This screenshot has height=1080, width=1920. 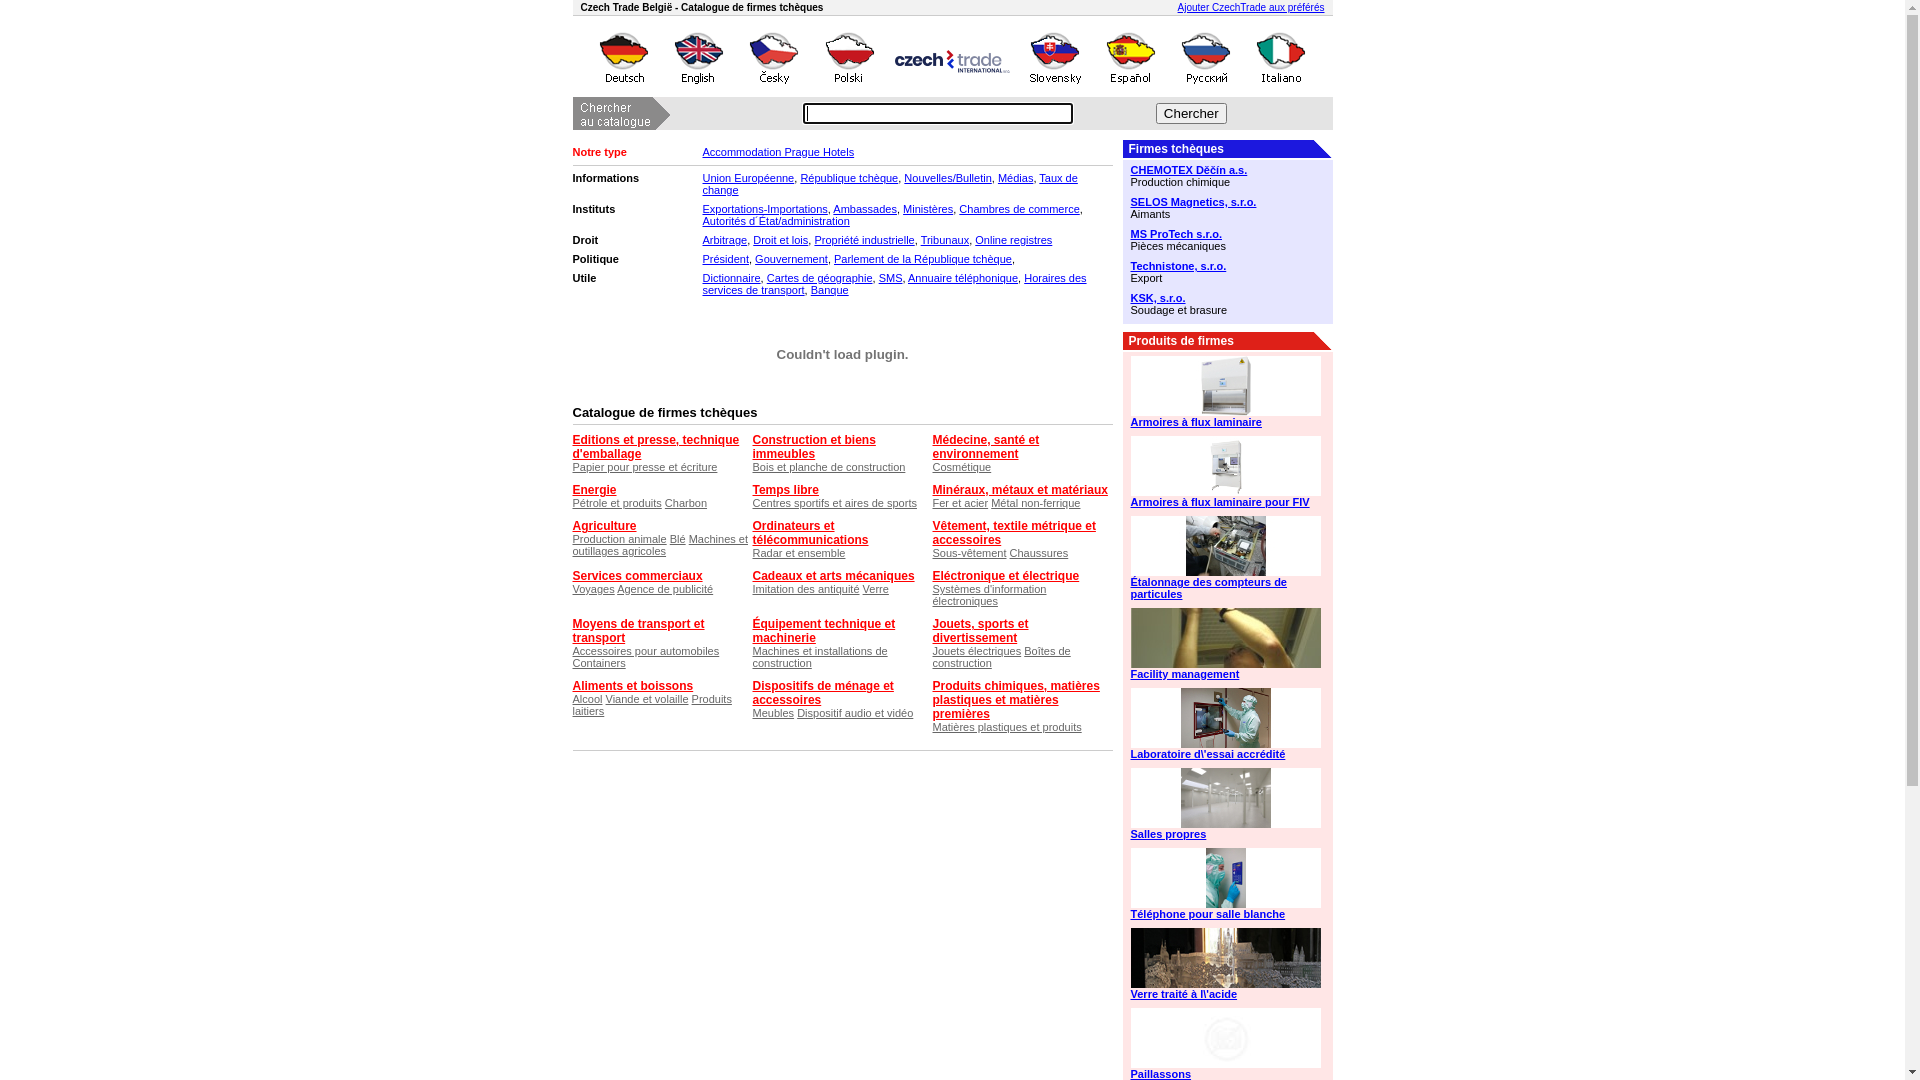 What do you see at coordinates (930, 631) in the screenshot?
I see `'Jouets, sports et divertissement'` at bounding box center [930, 631].